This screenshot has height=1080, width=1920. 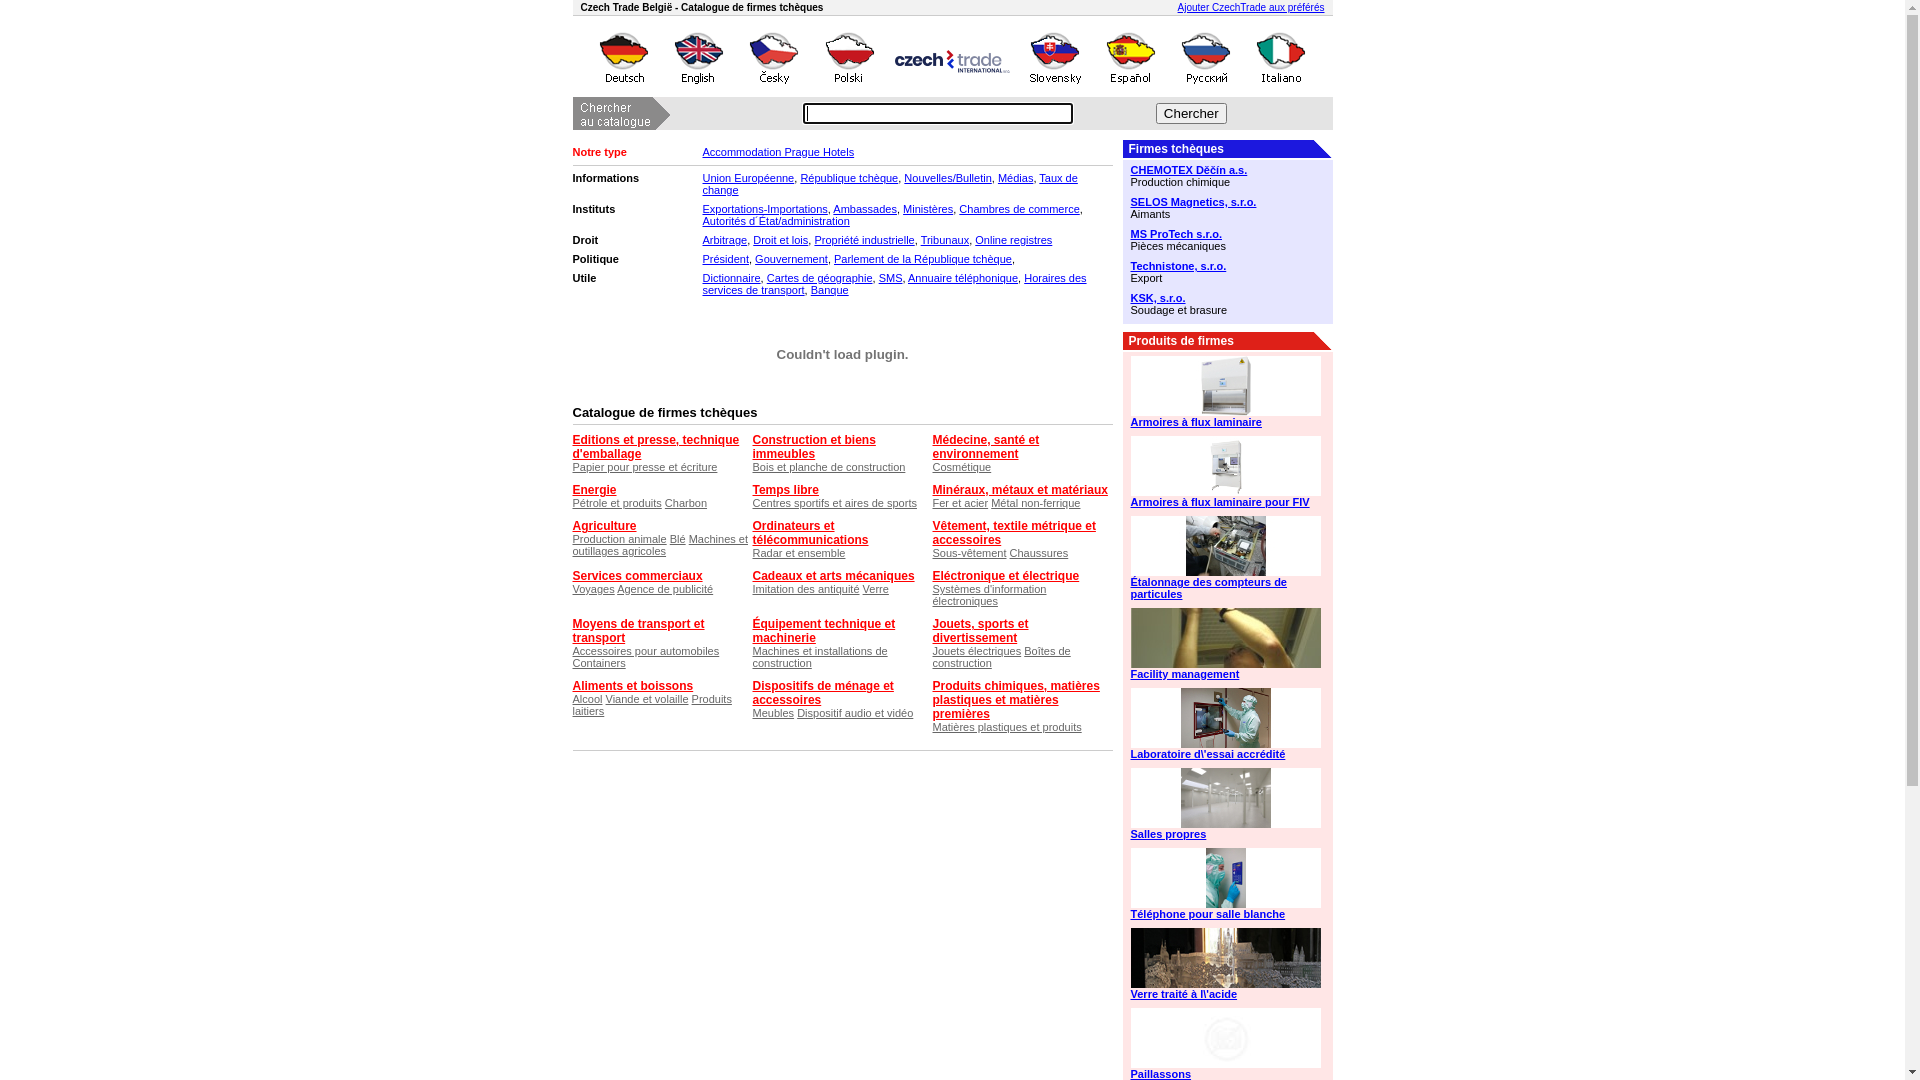 What do you see at coordinates (930, 631) in the screenshot?
I see `'Jouets, sports et divertissement'` at bounding box center [930, 631].